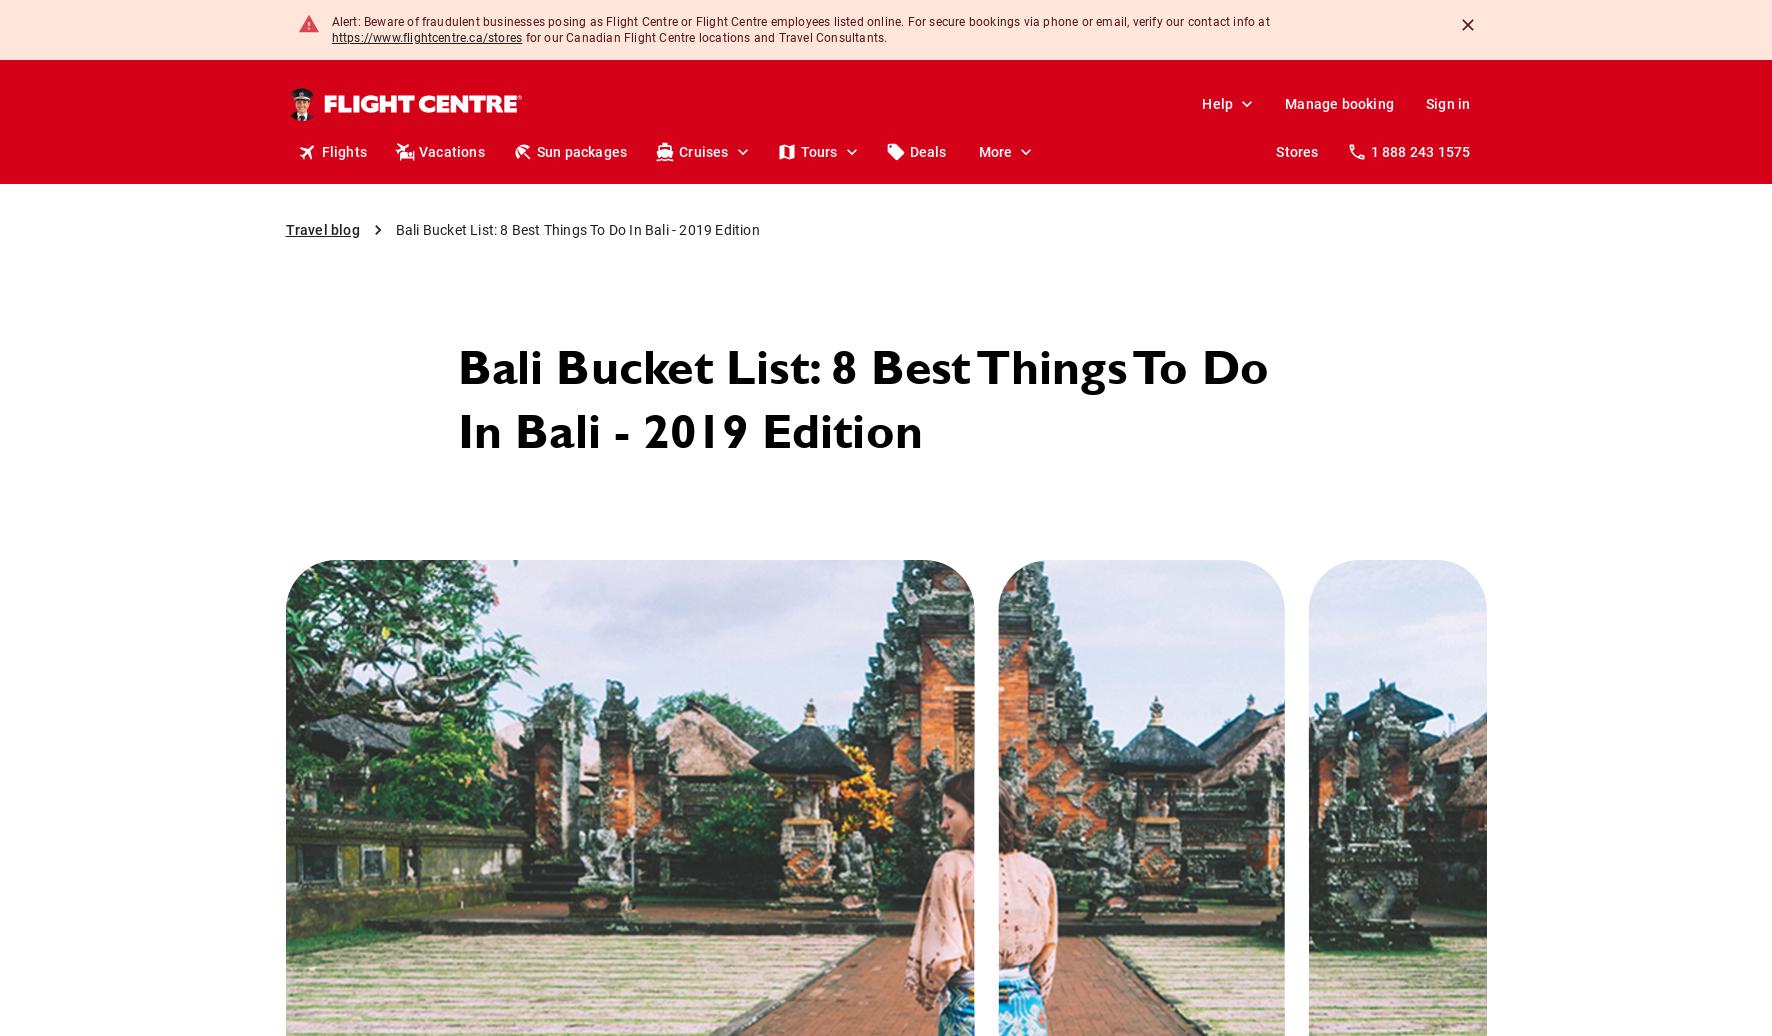  I want to click on 'More', so click(993, 151).